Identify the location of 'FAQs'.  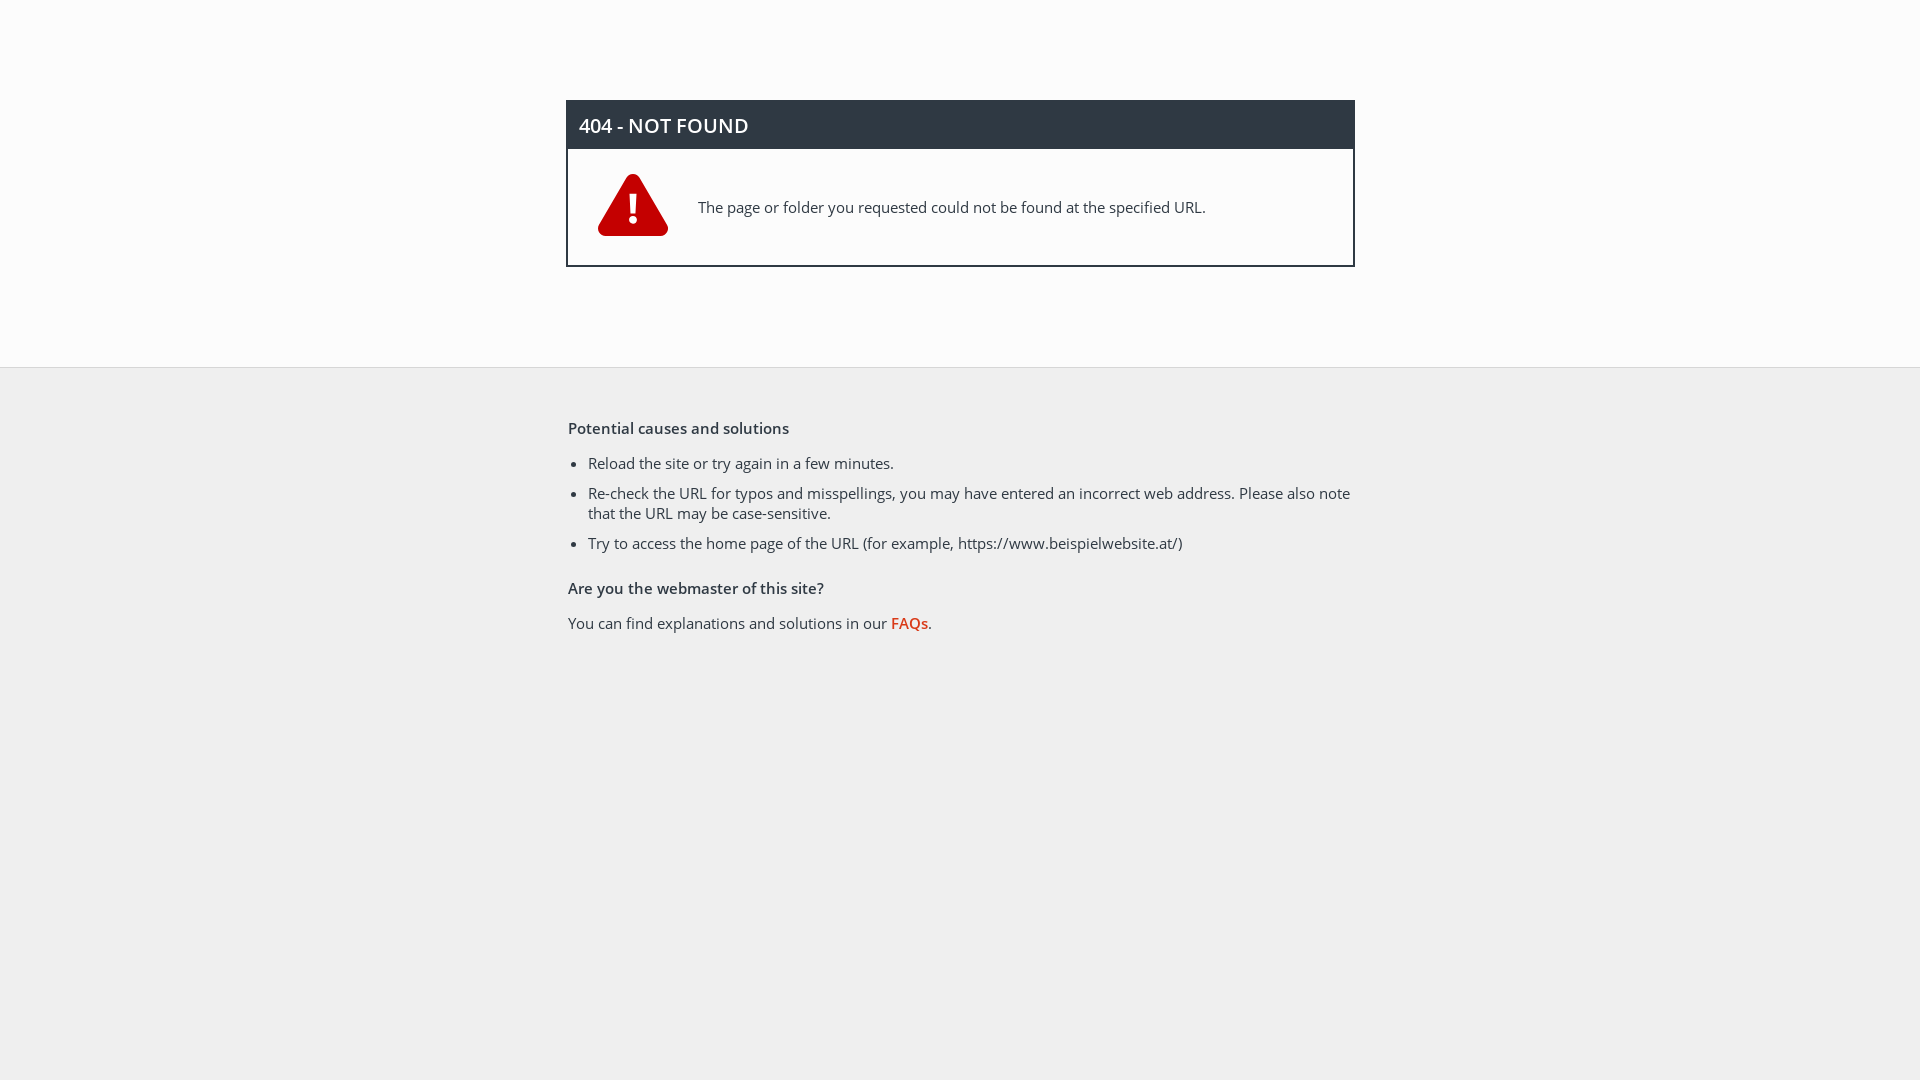
(907, 622).